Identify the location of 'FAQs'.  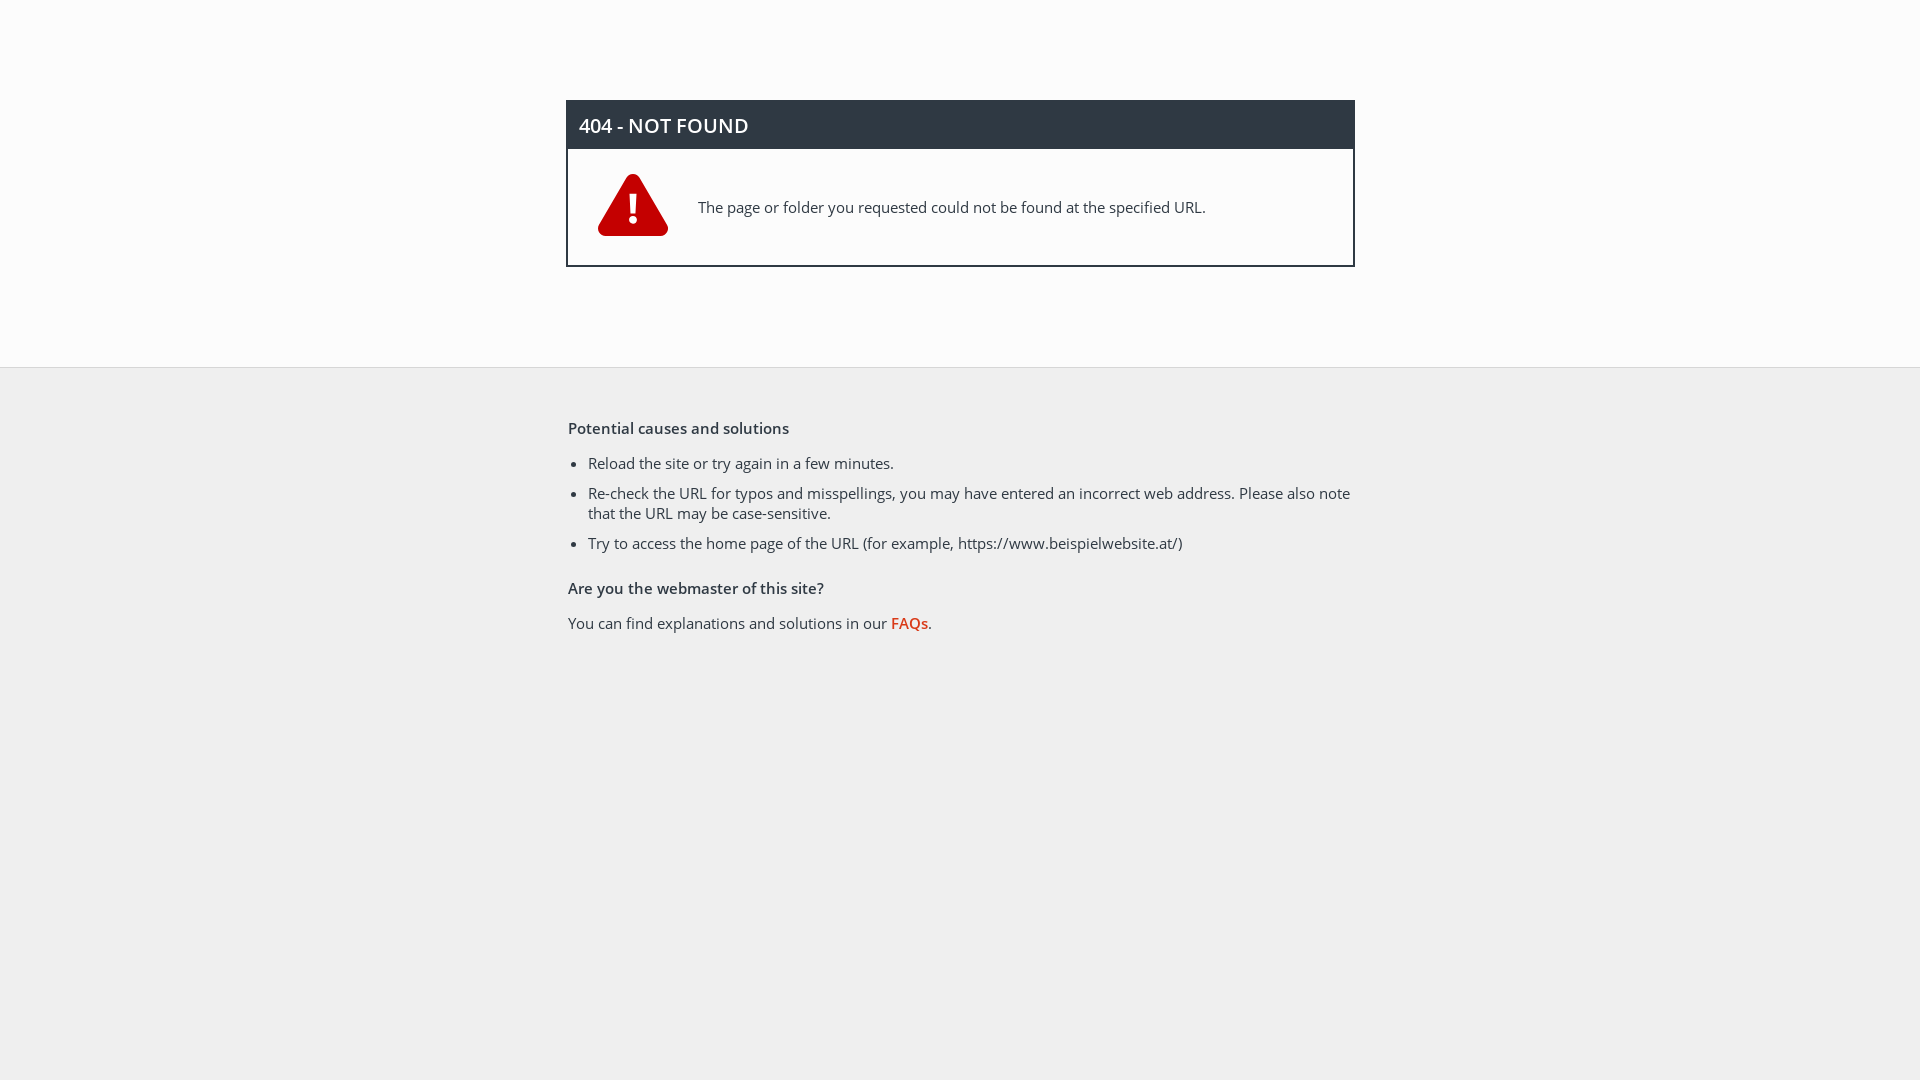
(907, 622).